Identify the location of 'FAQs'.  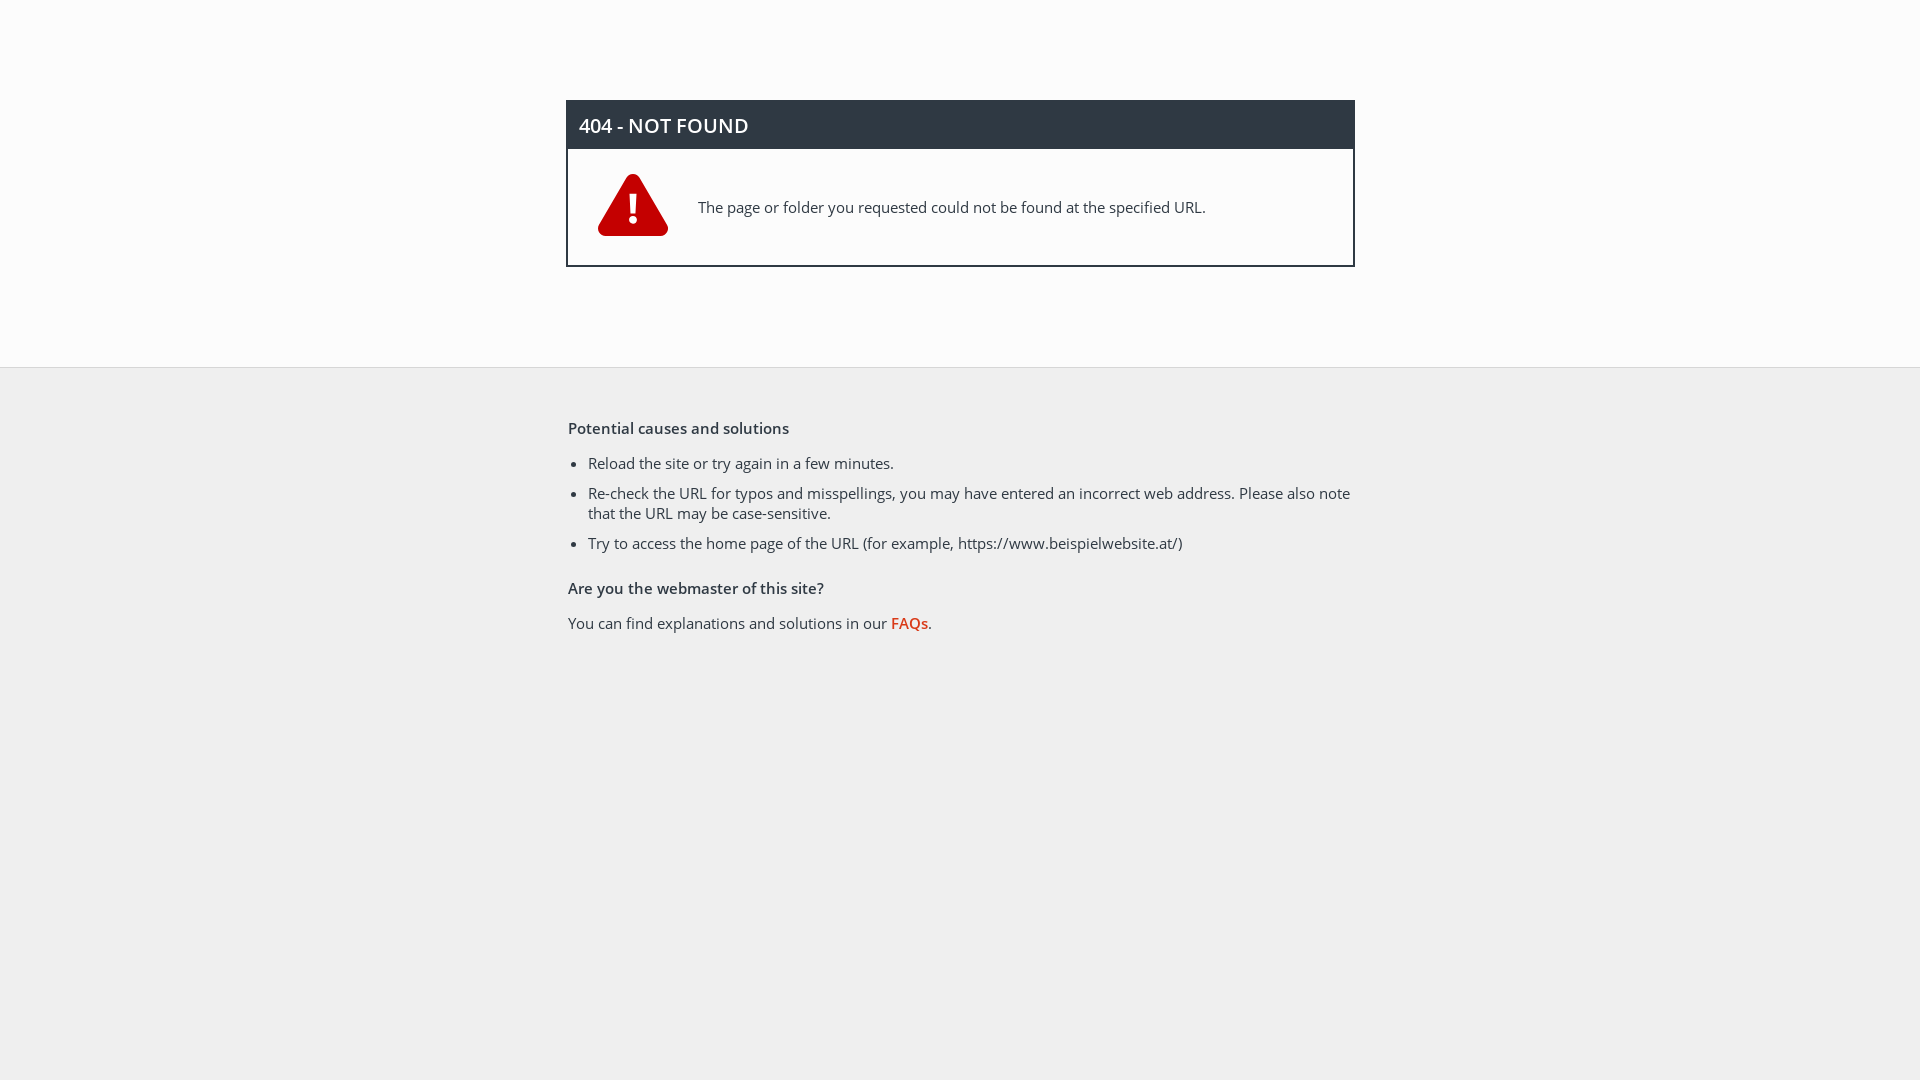
(907, 622).